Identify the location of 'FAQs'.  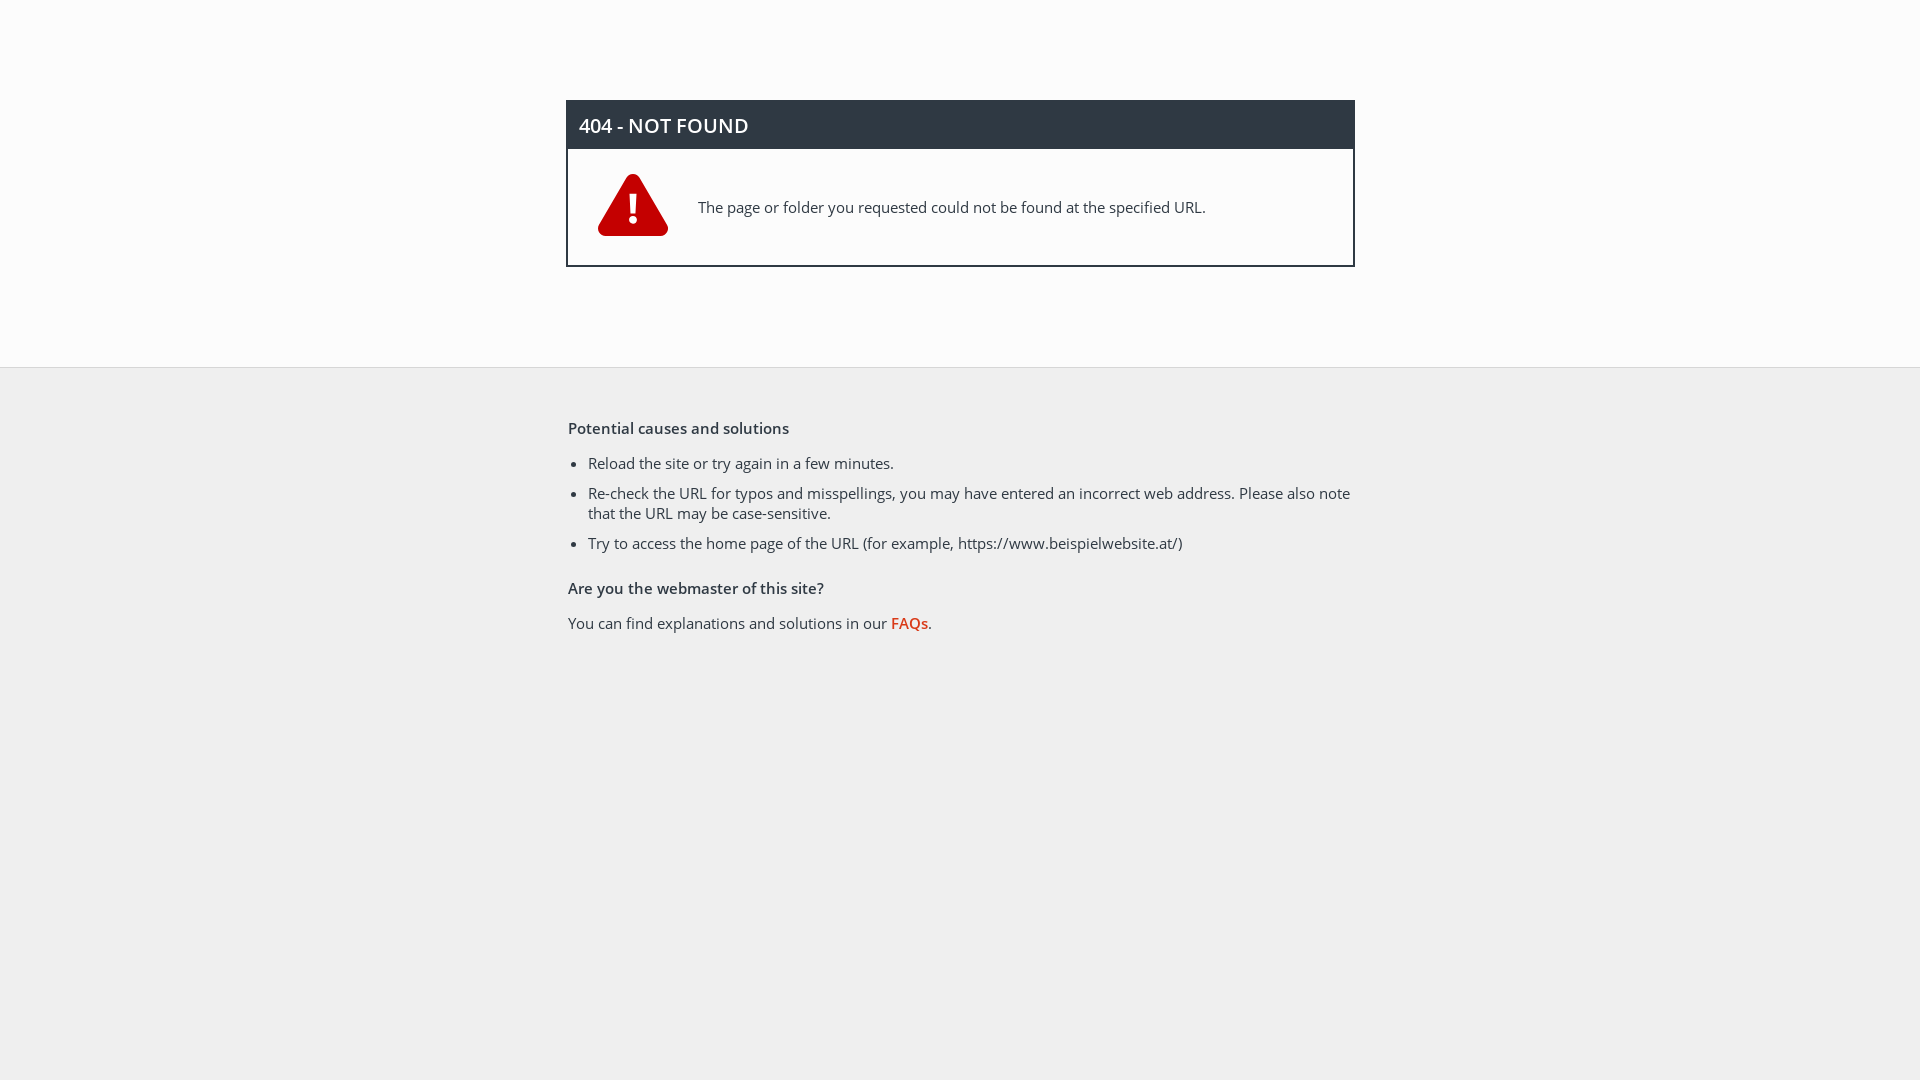
(907, 622).